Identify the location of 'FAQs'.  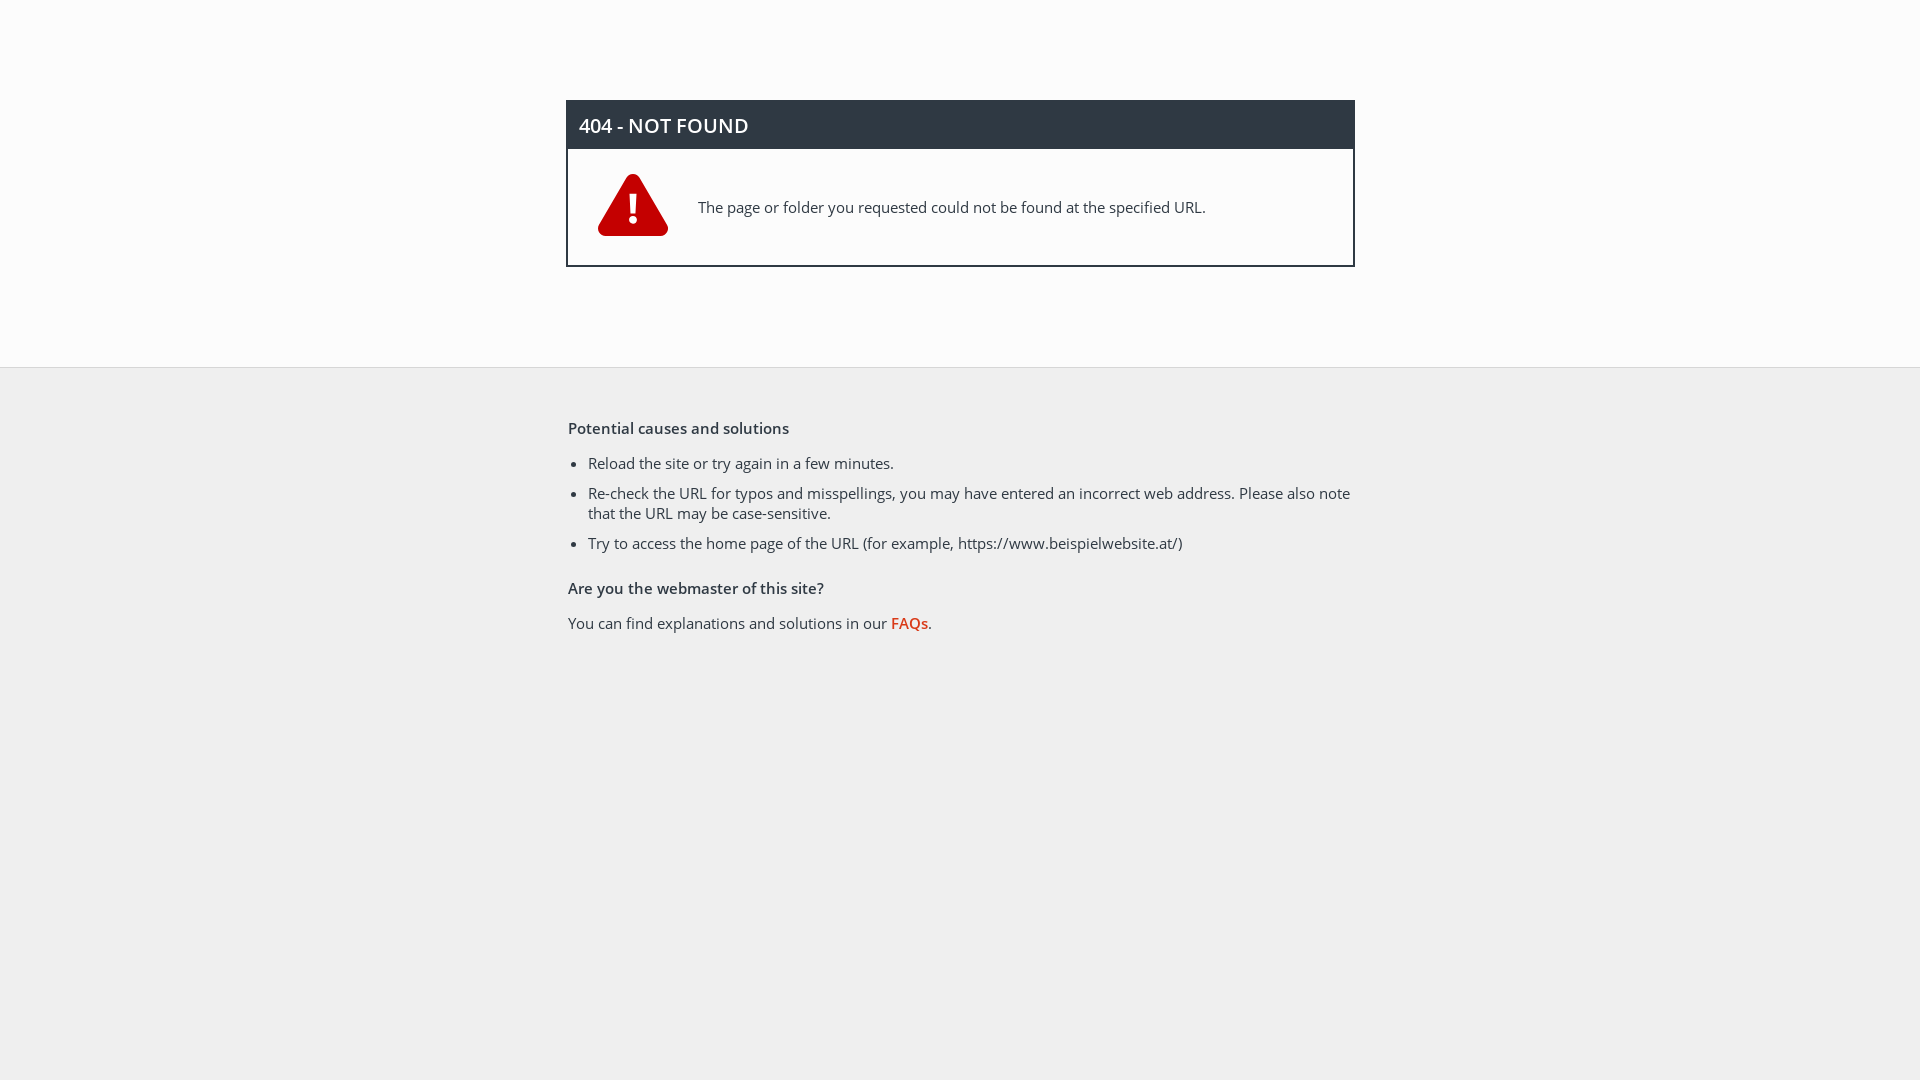
(907, 622).